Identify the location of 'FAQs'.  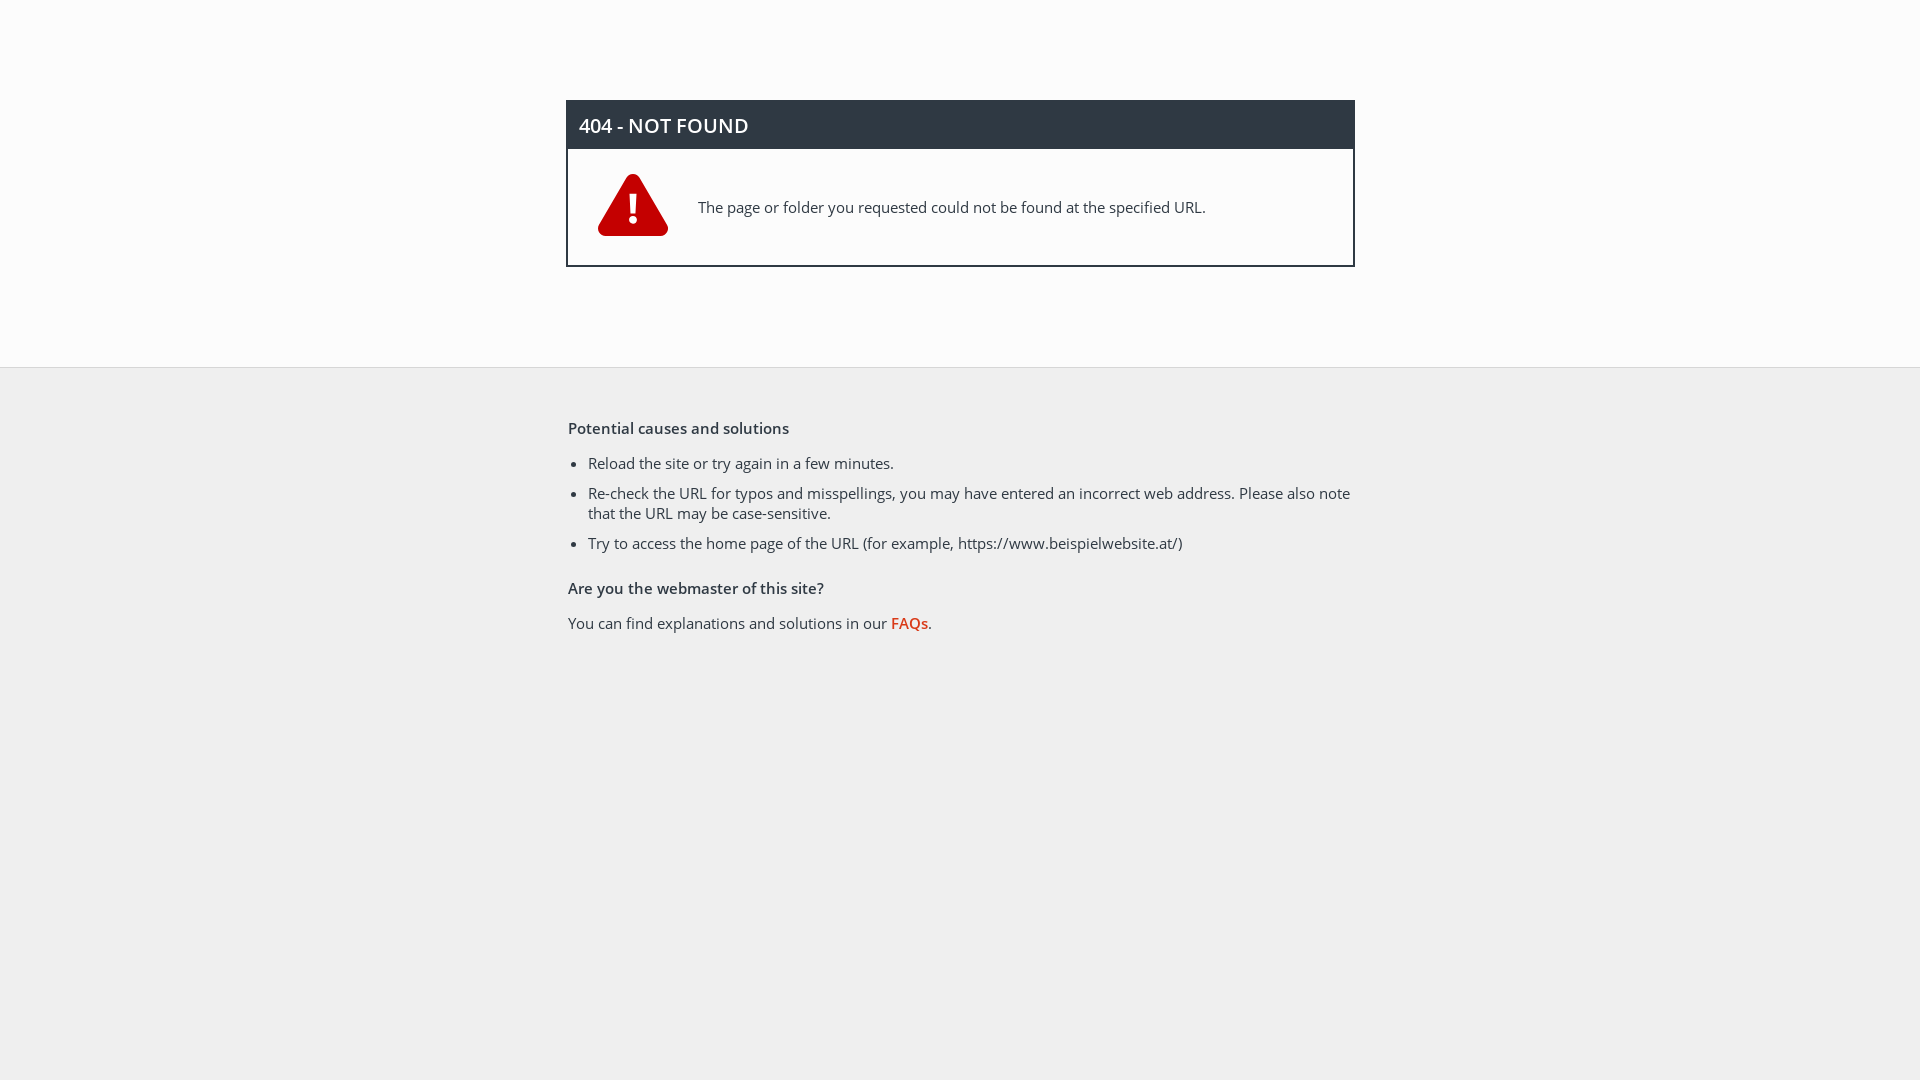
(907, 622).